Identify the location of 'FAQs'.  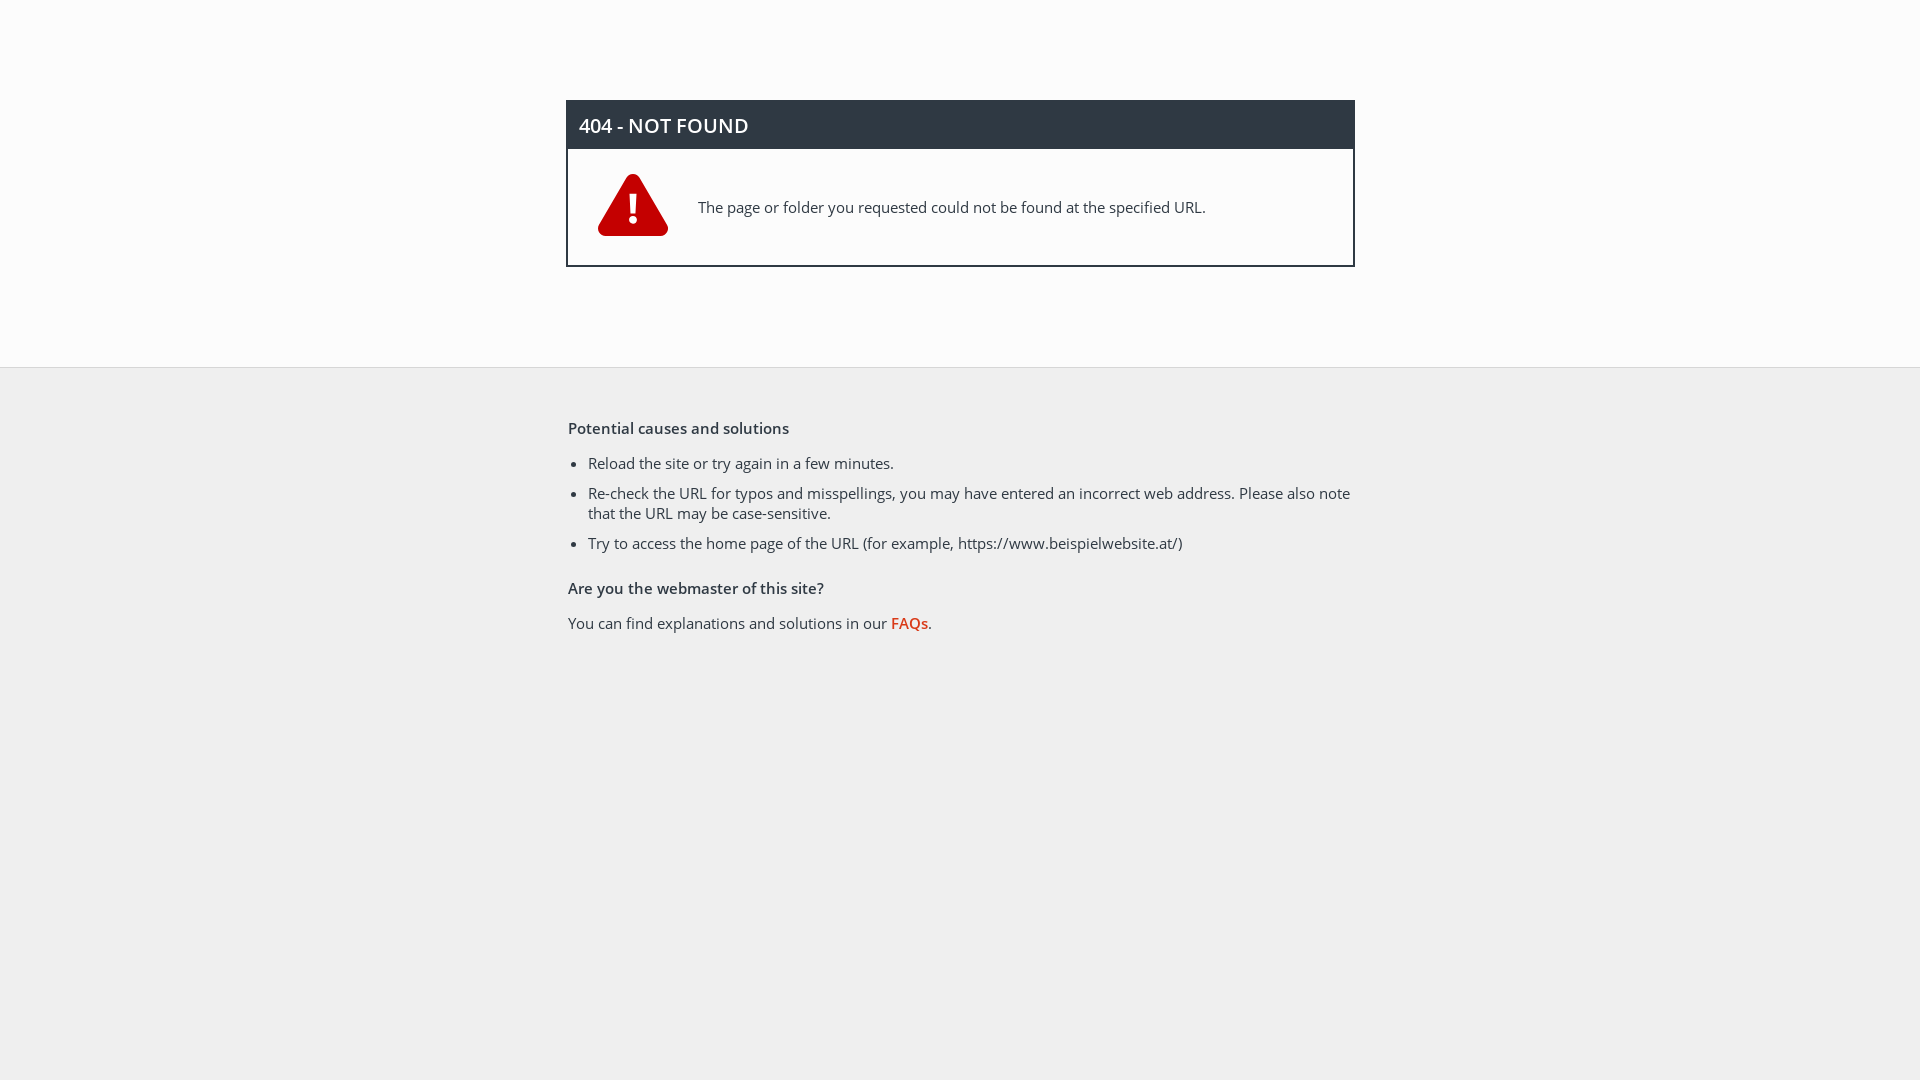
(907, 622).